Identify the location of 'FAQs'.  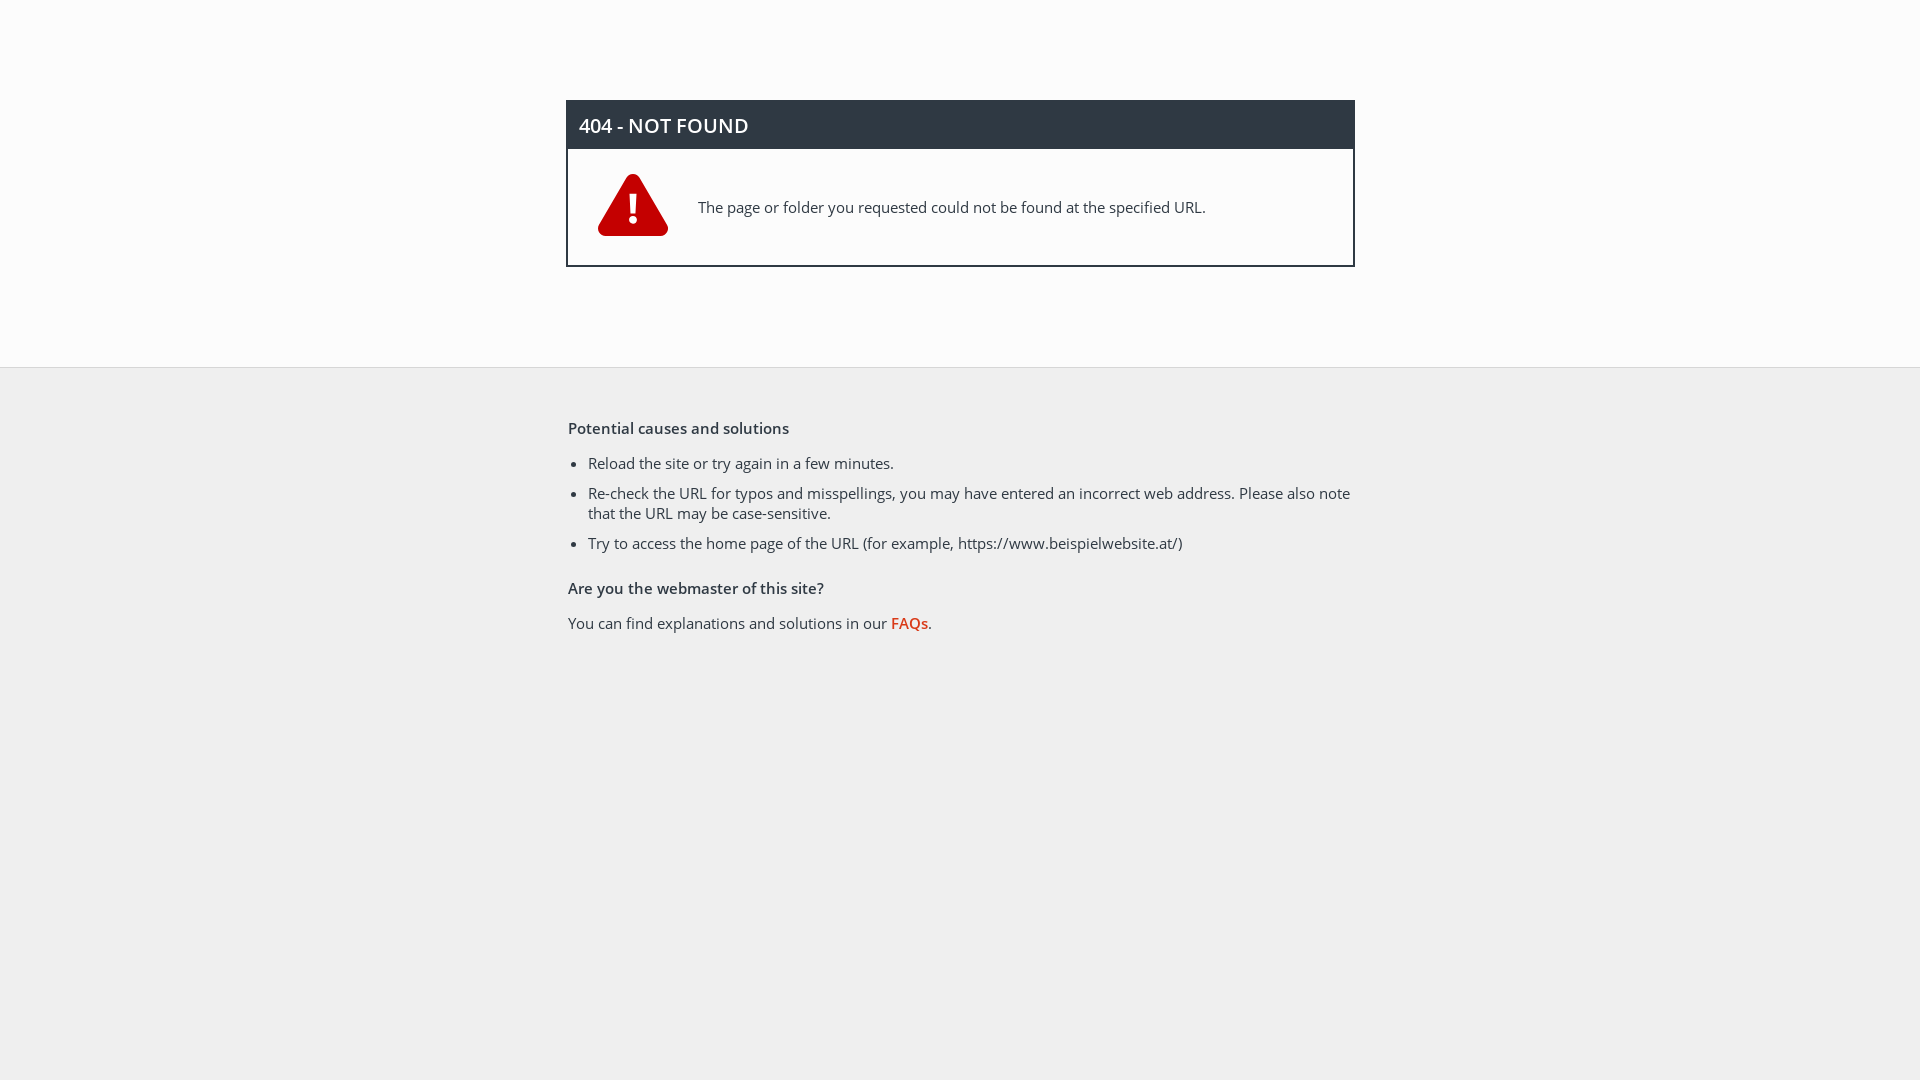
(907, 622).